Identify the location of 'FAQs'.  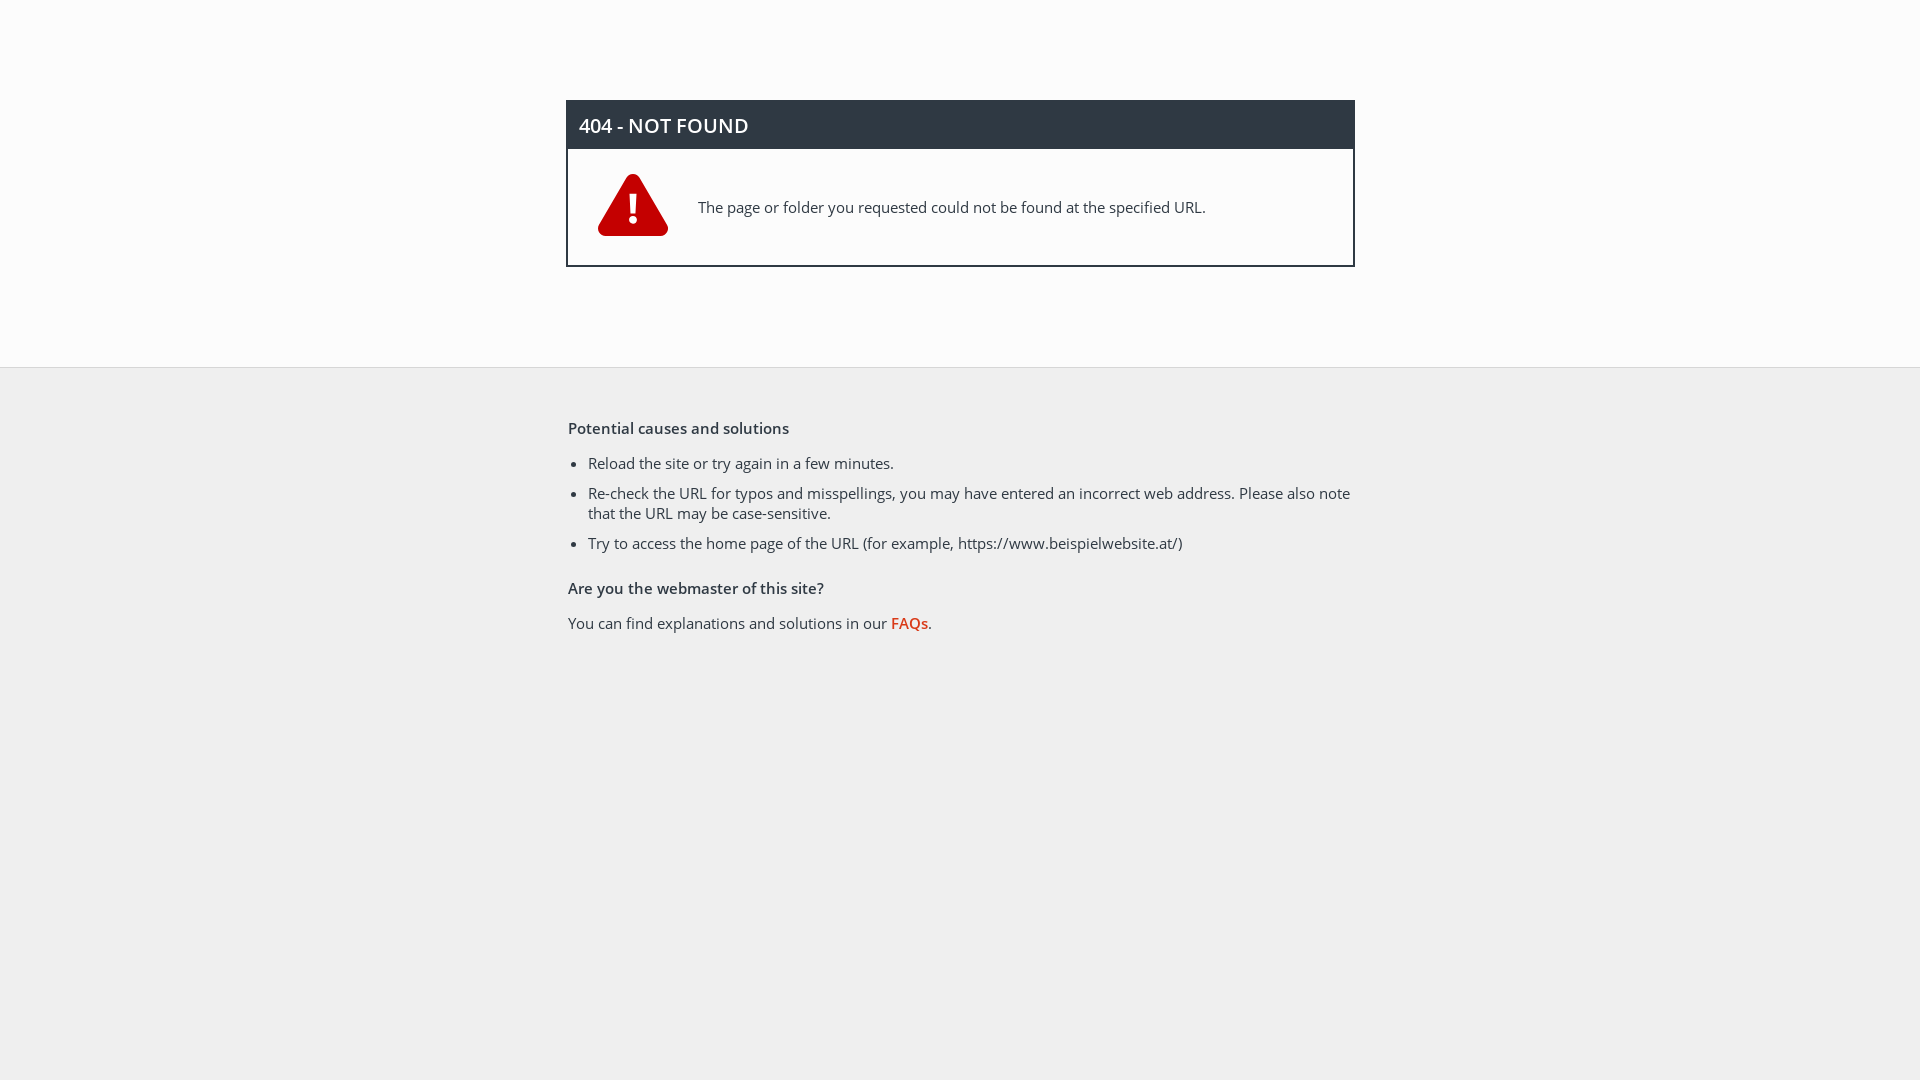
(907, 622).